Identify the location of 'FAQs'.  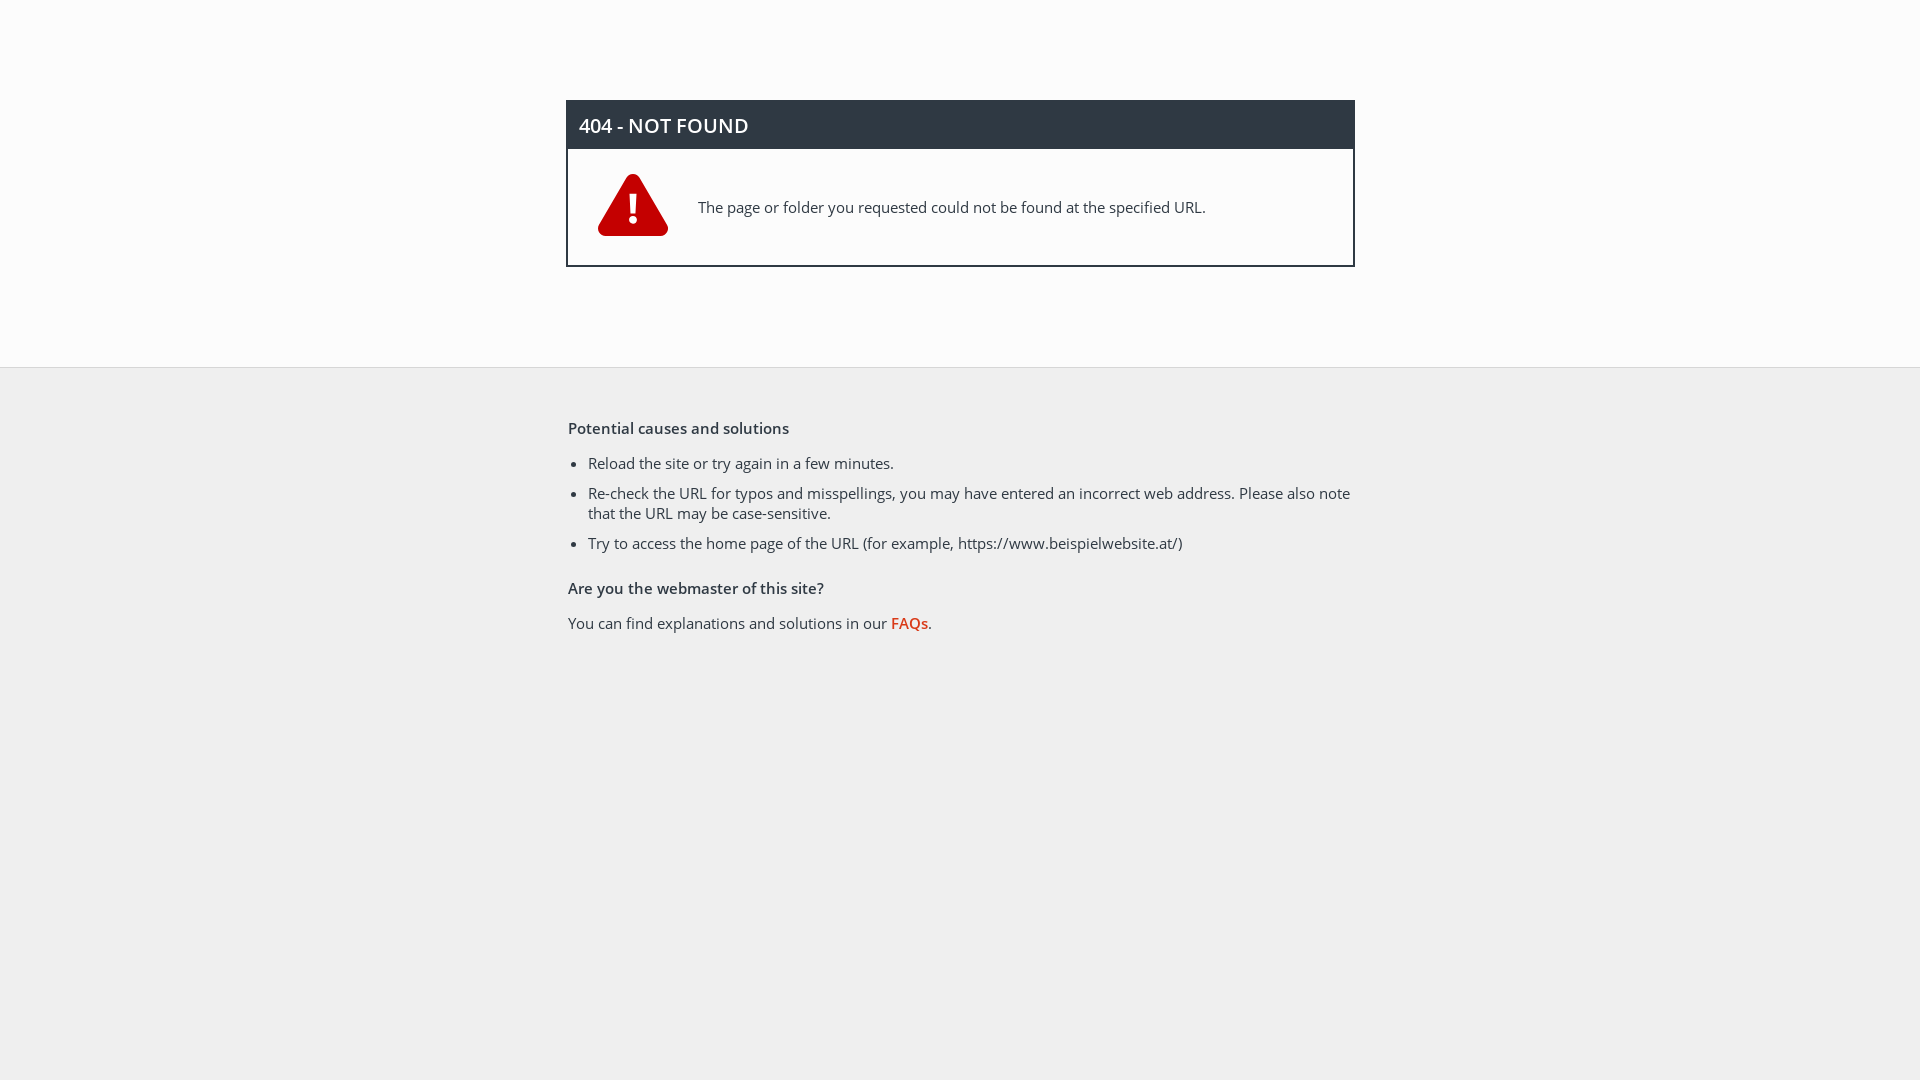
(907, 622).